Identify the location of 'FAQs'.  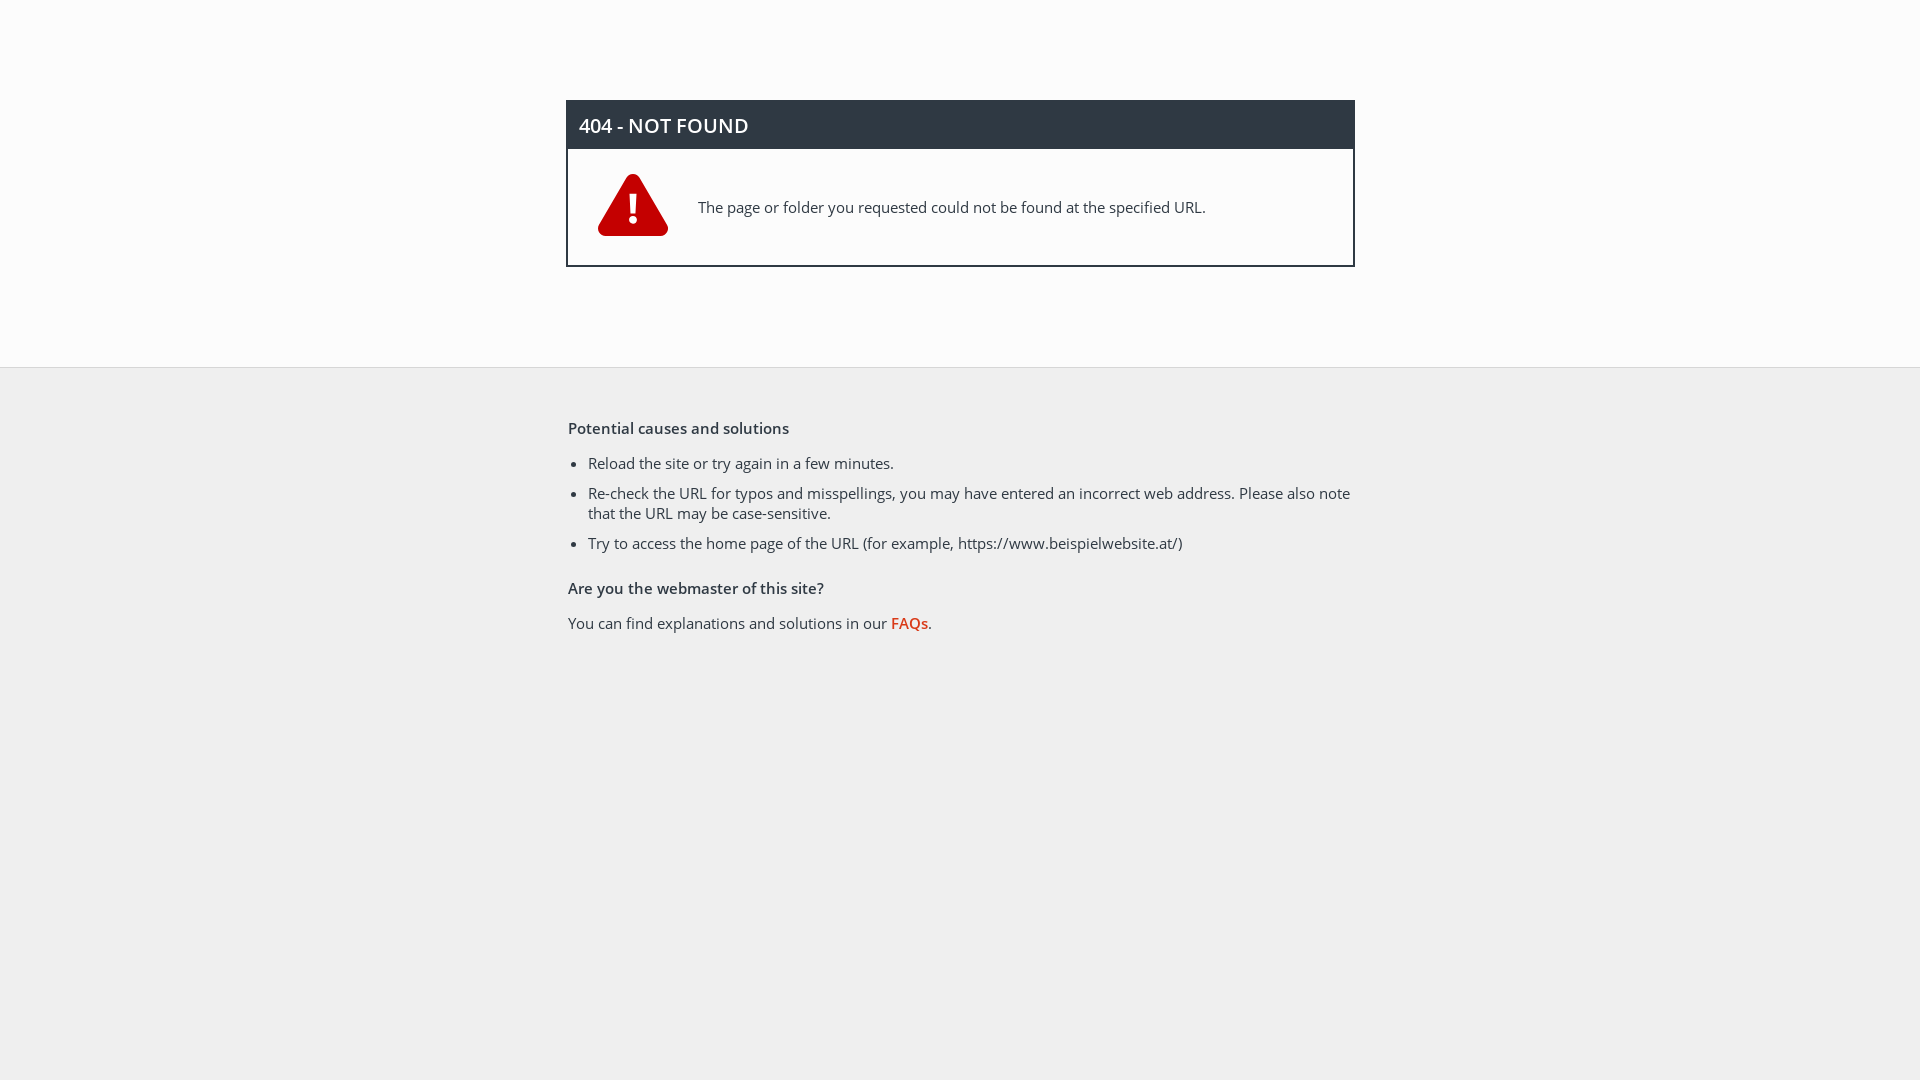
(907, 622).